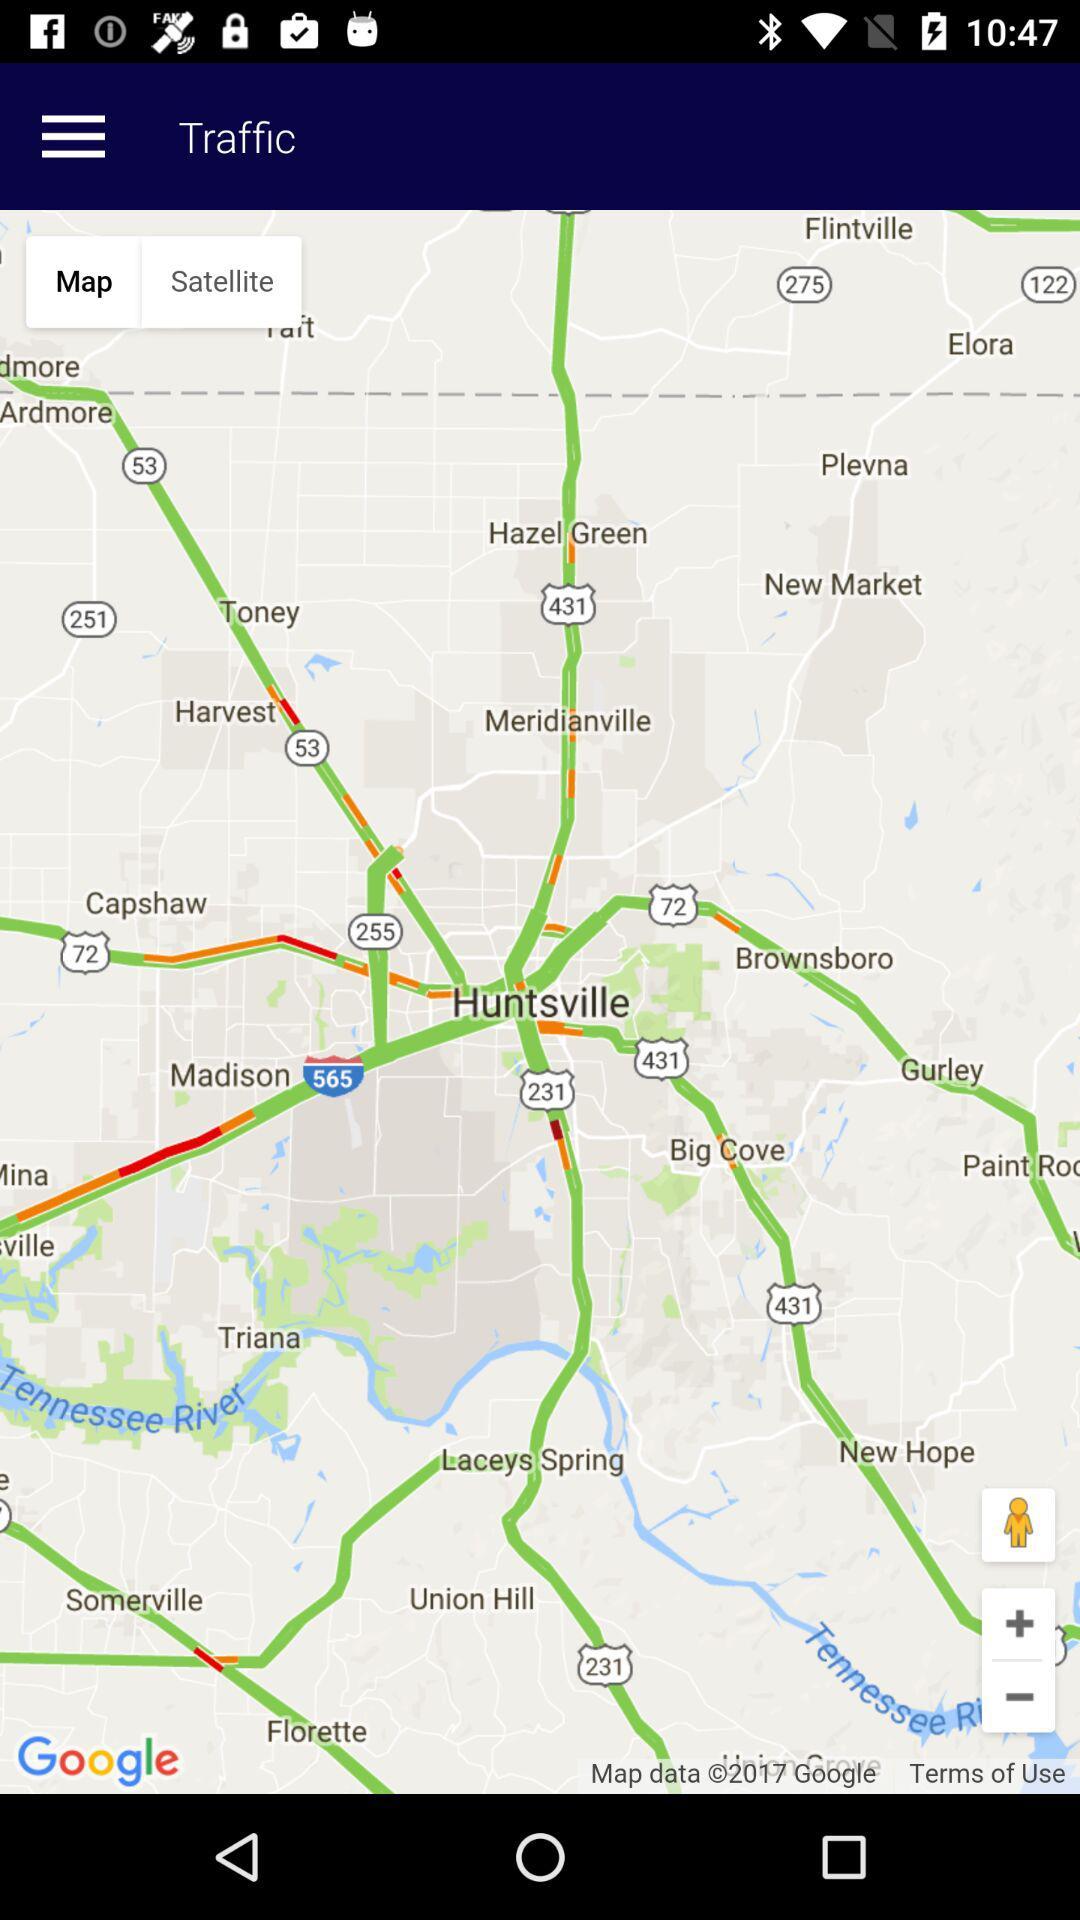 The height and width of the screenshot is (1920, 1080). Describe the element at coordinates (72, 135) in the screenshot. I see `the menu icon` at that location.